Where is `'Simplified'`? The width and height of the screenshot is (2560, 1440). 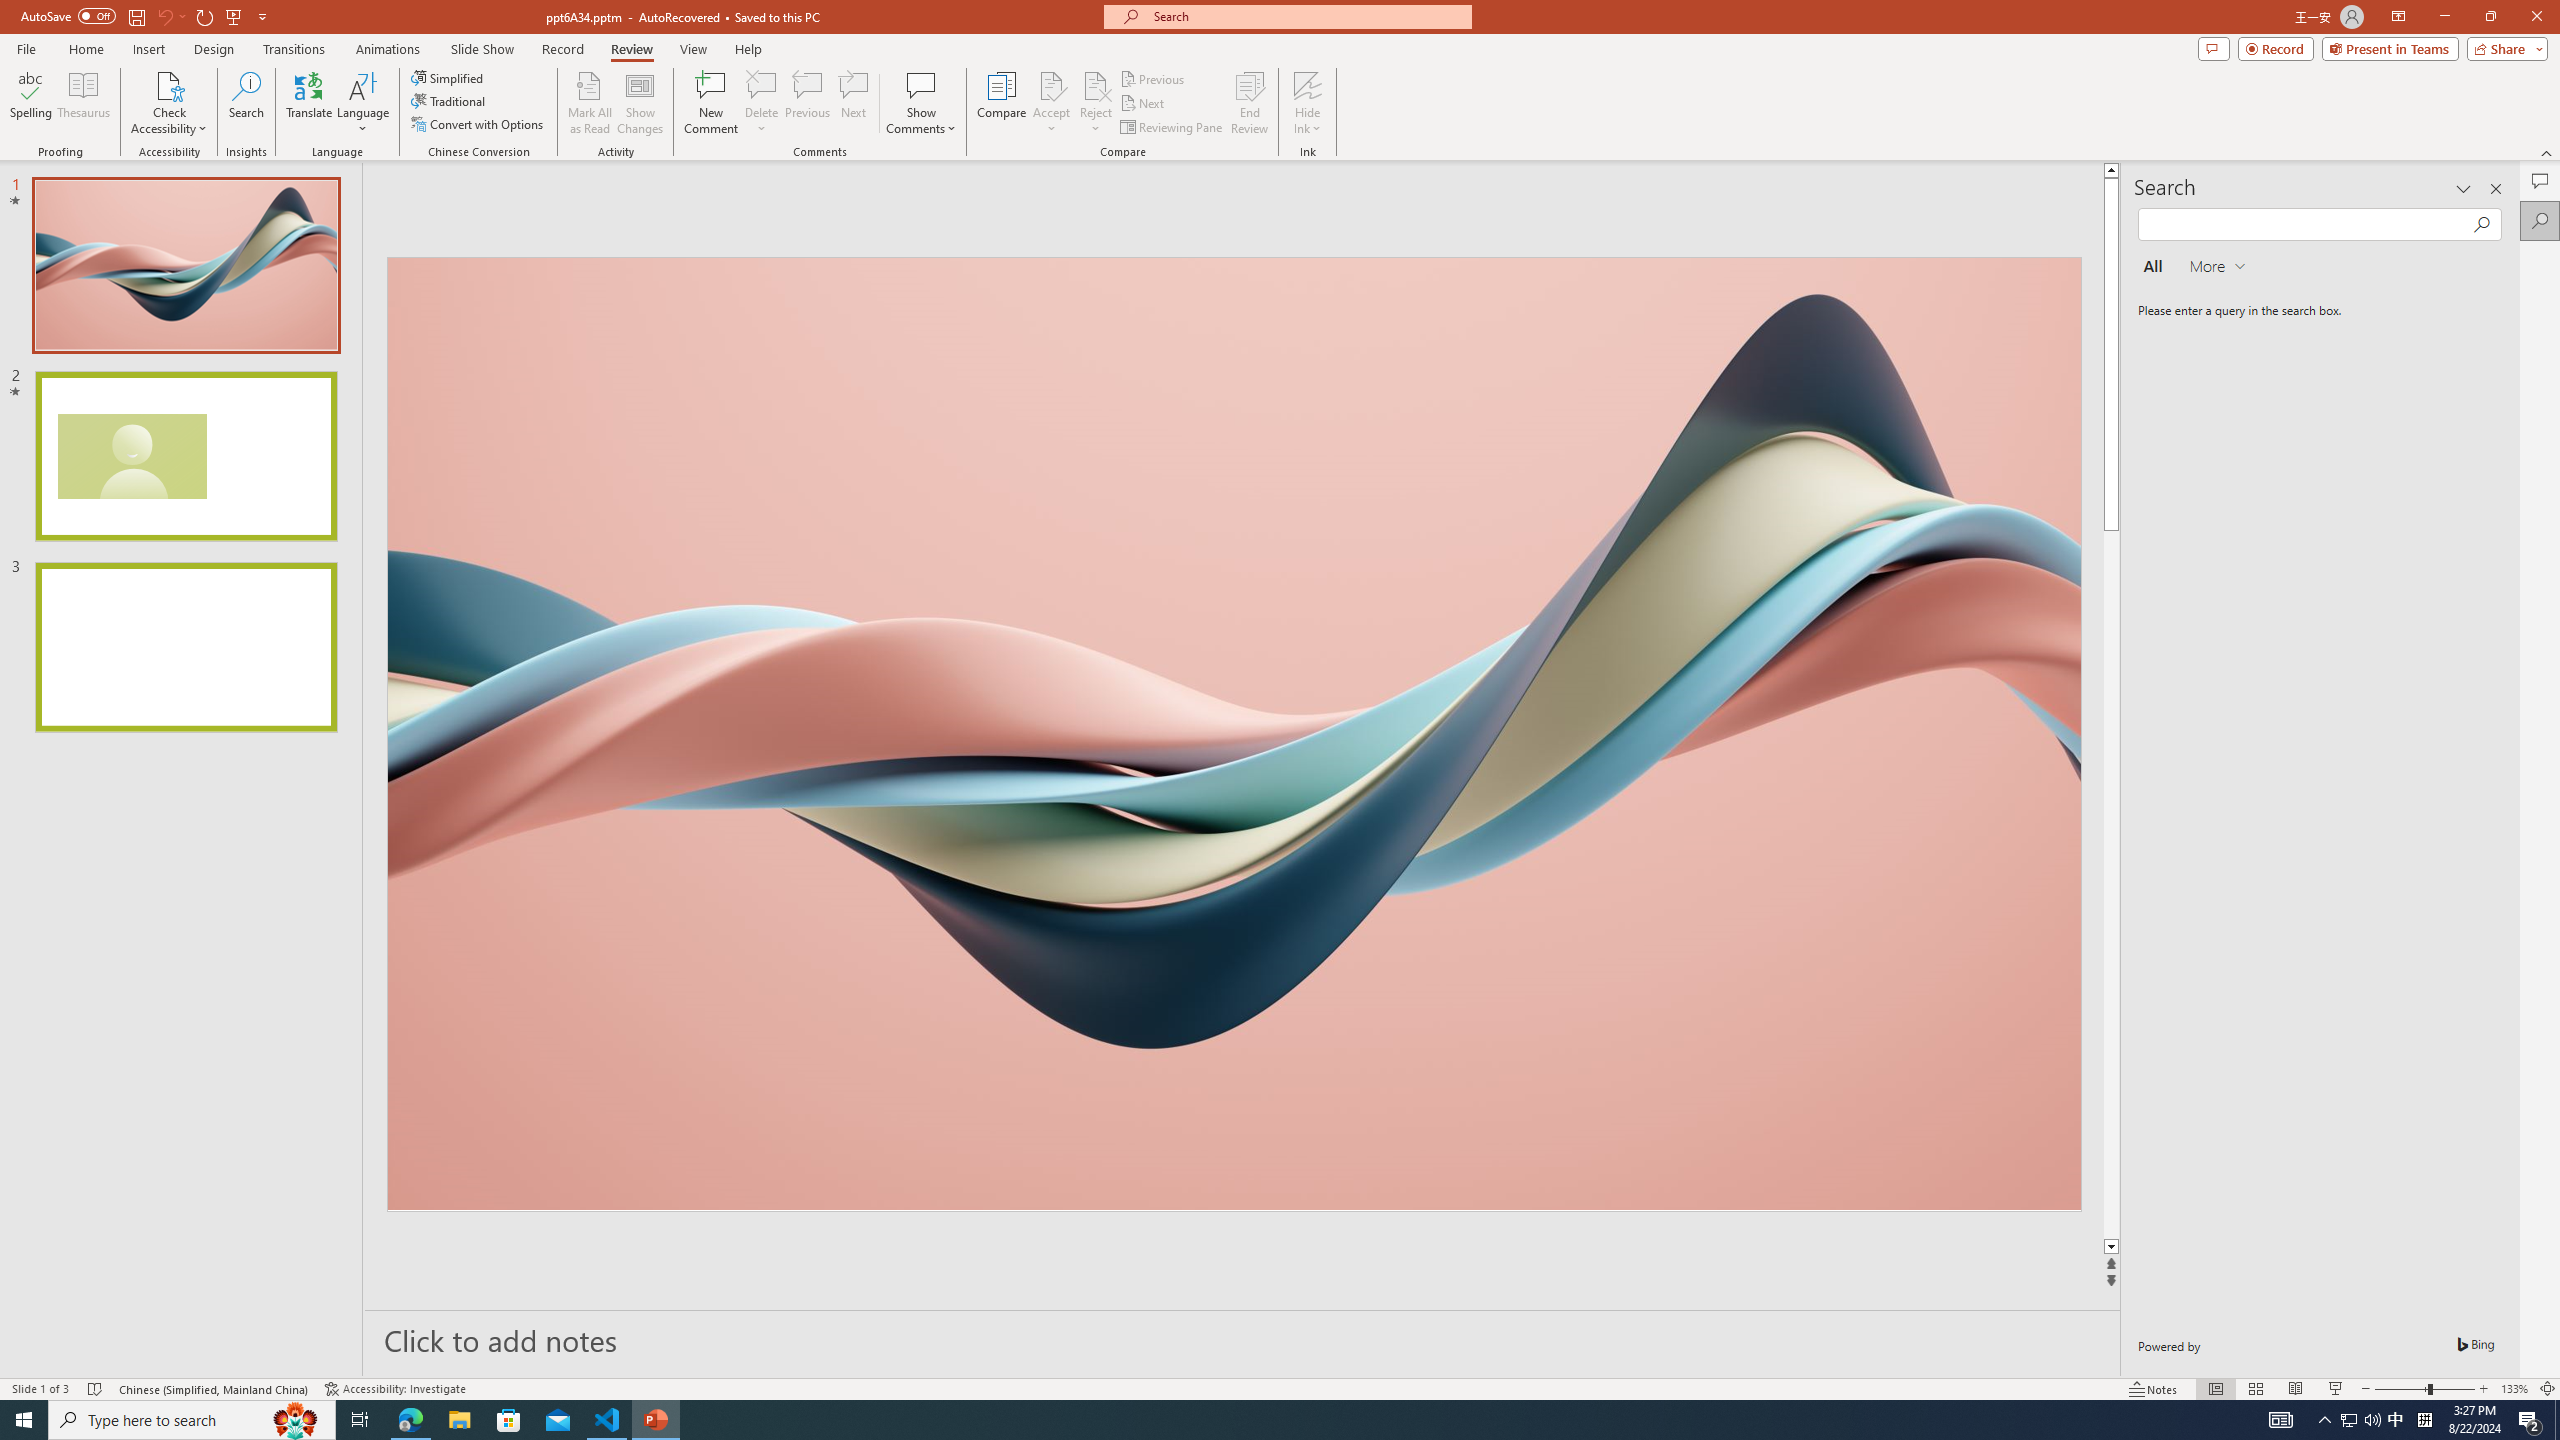
'Simplified' is located at coordinates (448, 77).